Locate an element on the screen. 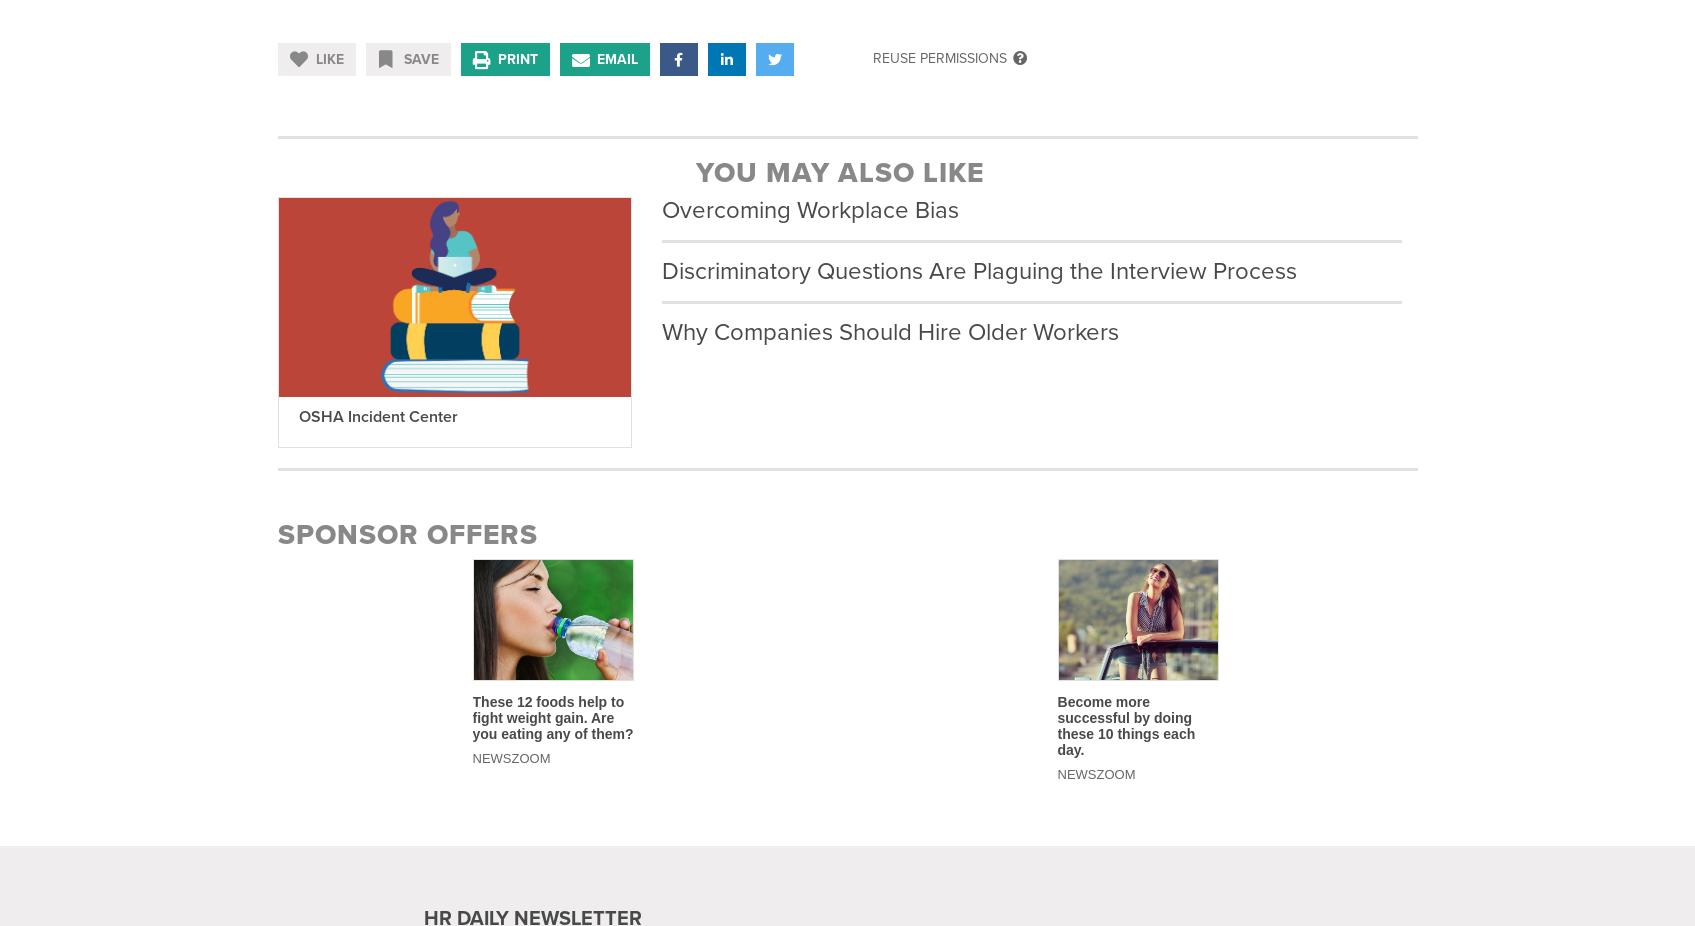 The image size is (1695, 926). 'Become more successful by doing these 10 things each day.' is located at coordinates (1124, 724).